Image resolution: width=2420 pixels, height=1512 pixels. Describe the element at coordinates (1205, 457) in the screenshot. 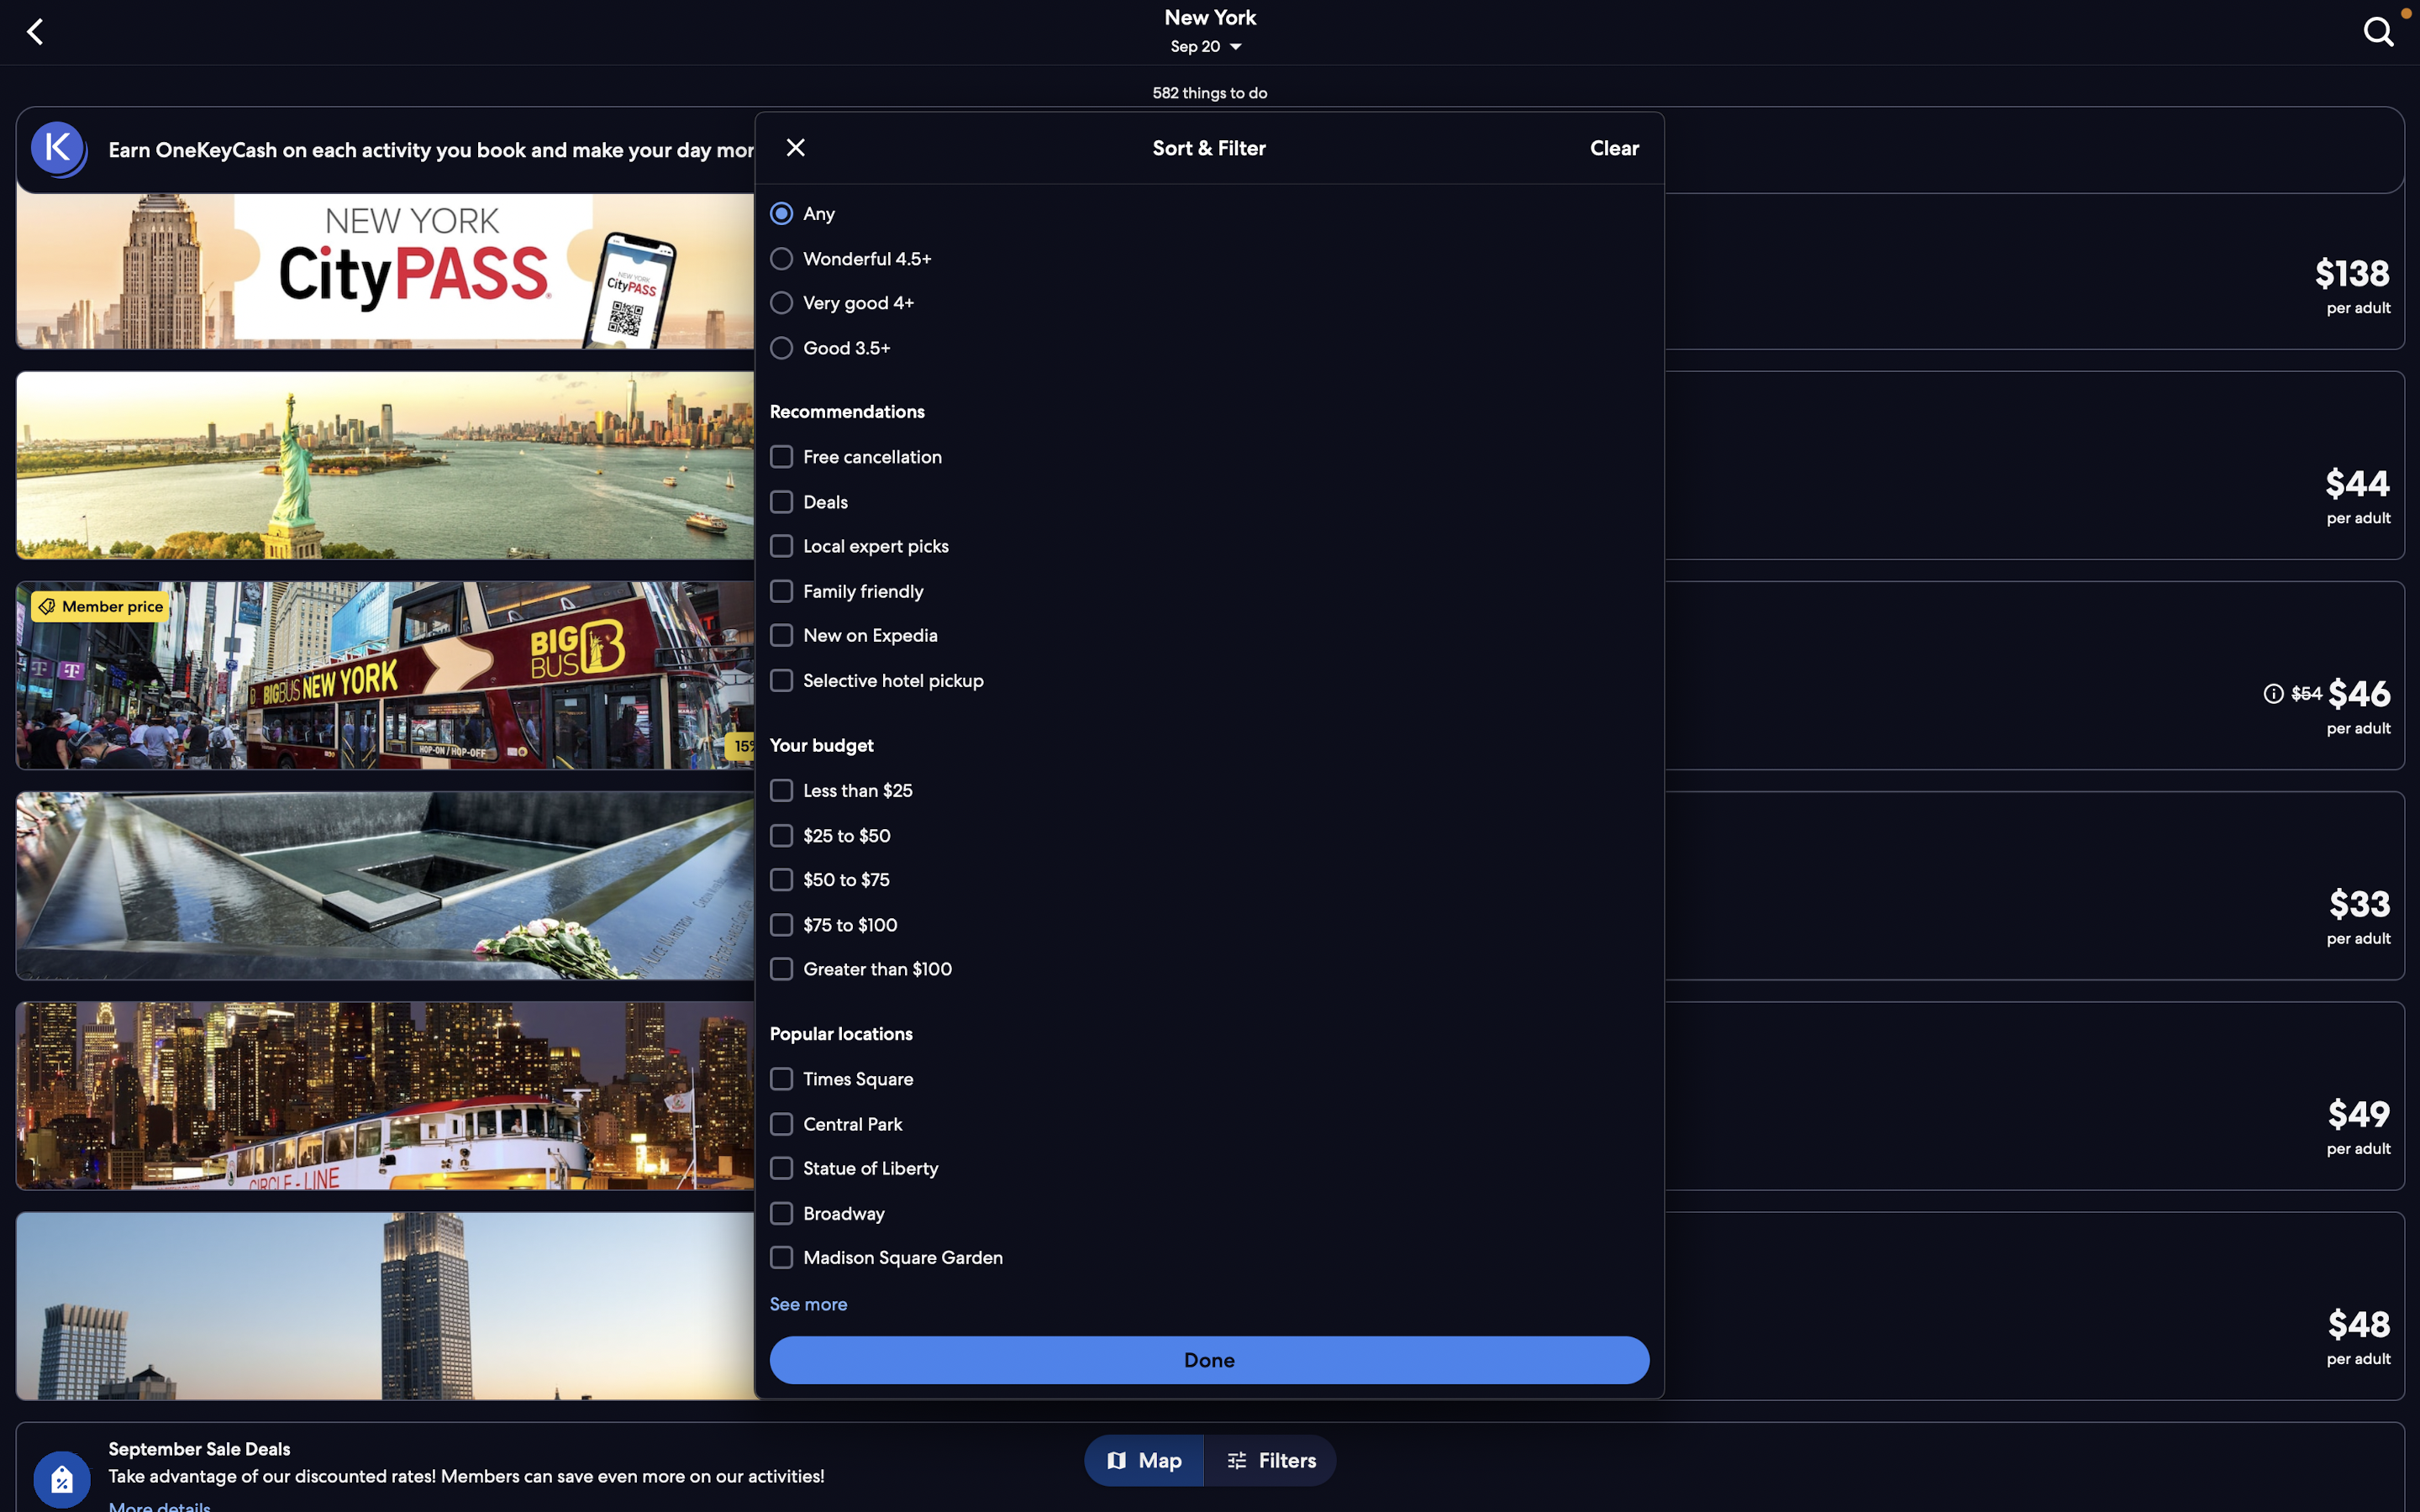

I see `free cancellation and family friendly places` at that location.